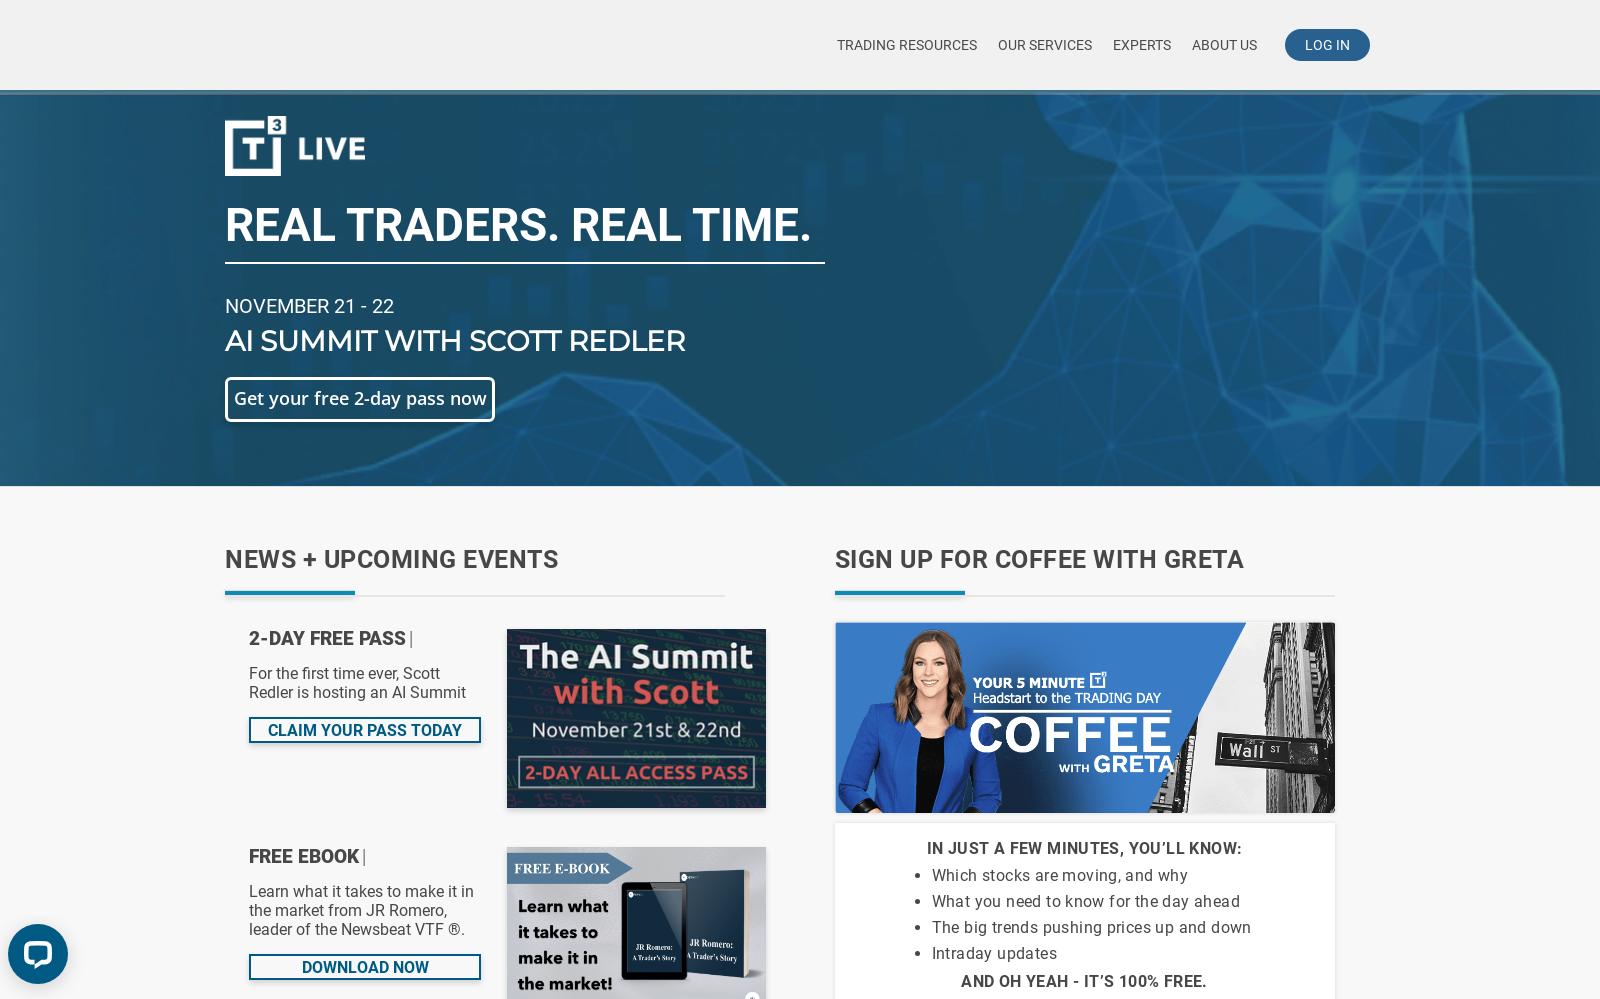 This screenshot has width=1600, height=999. I want to click on 'DOWNLOAD NOW', so click(364, 966).